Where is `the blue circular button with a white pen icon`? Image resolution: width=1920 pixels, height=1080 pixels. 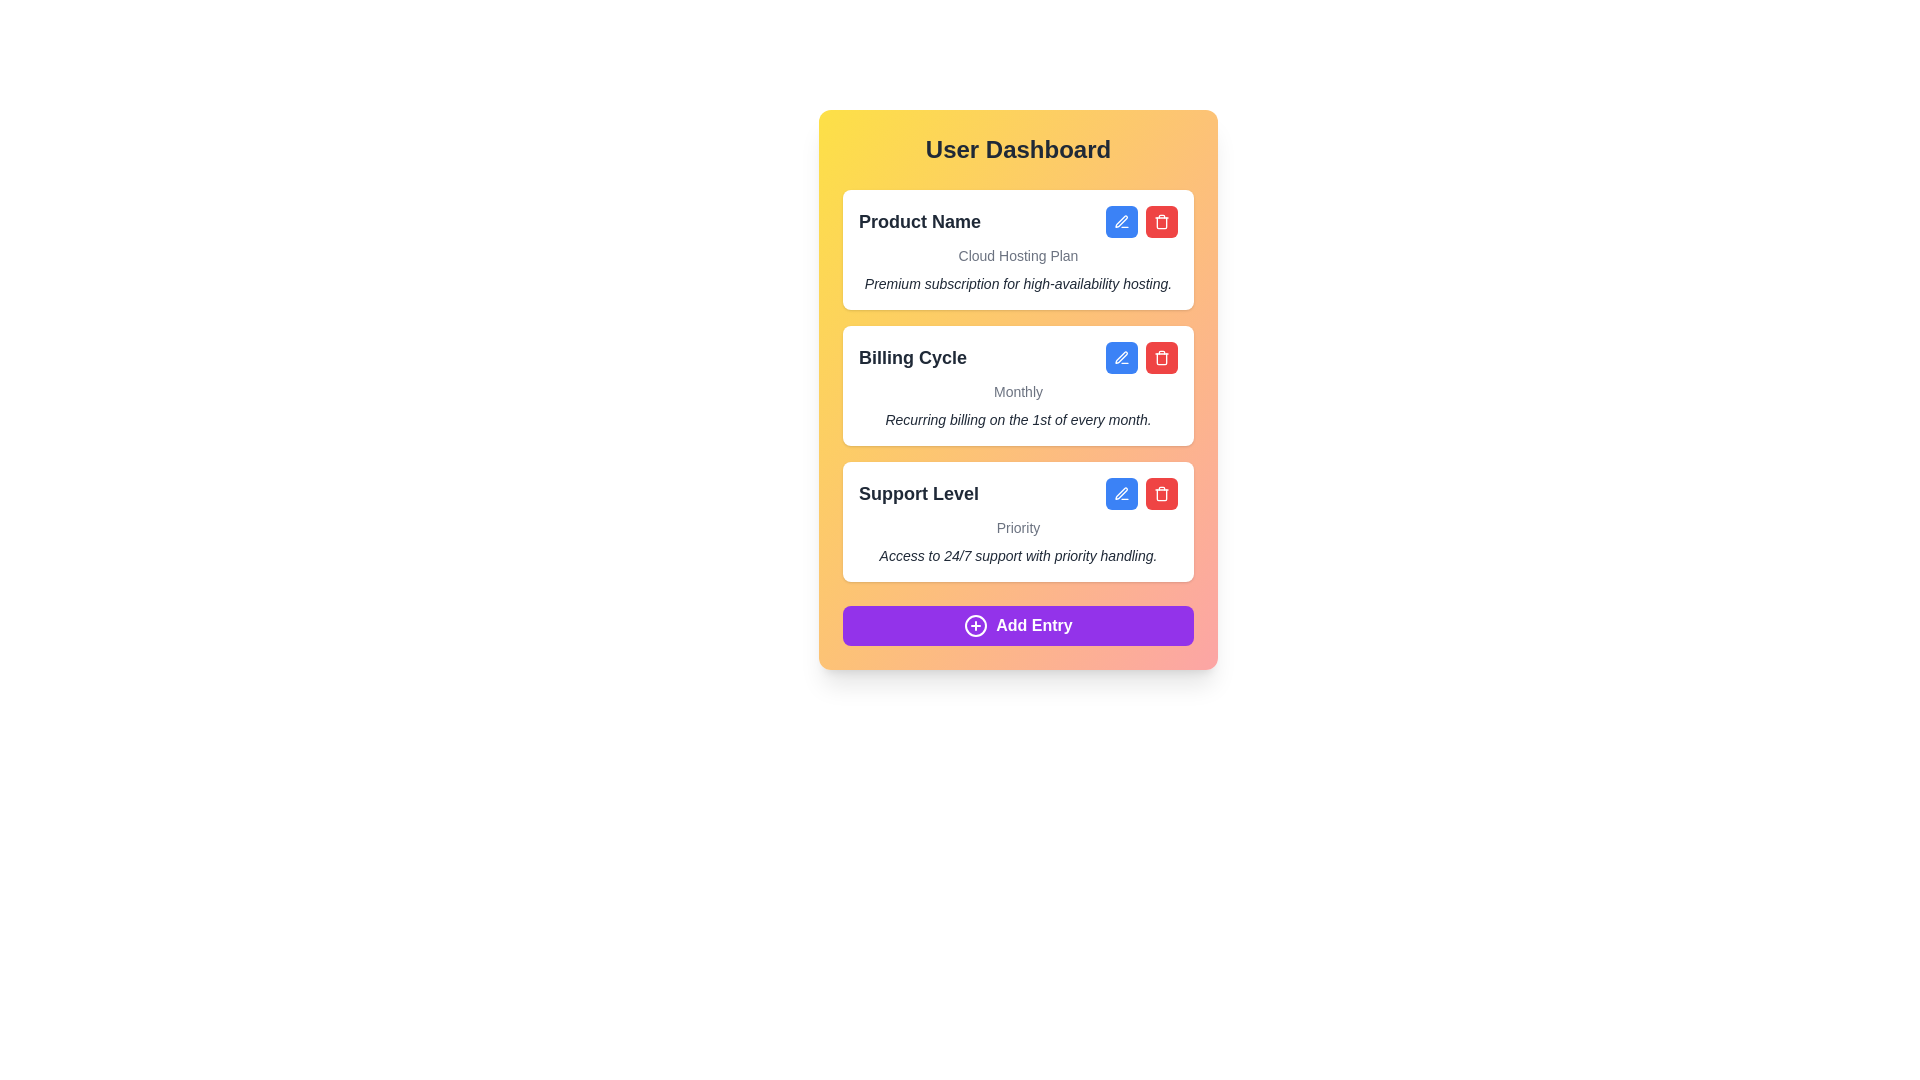
the blue circular button with a white pen icon is located at coordinates (1122, 222).